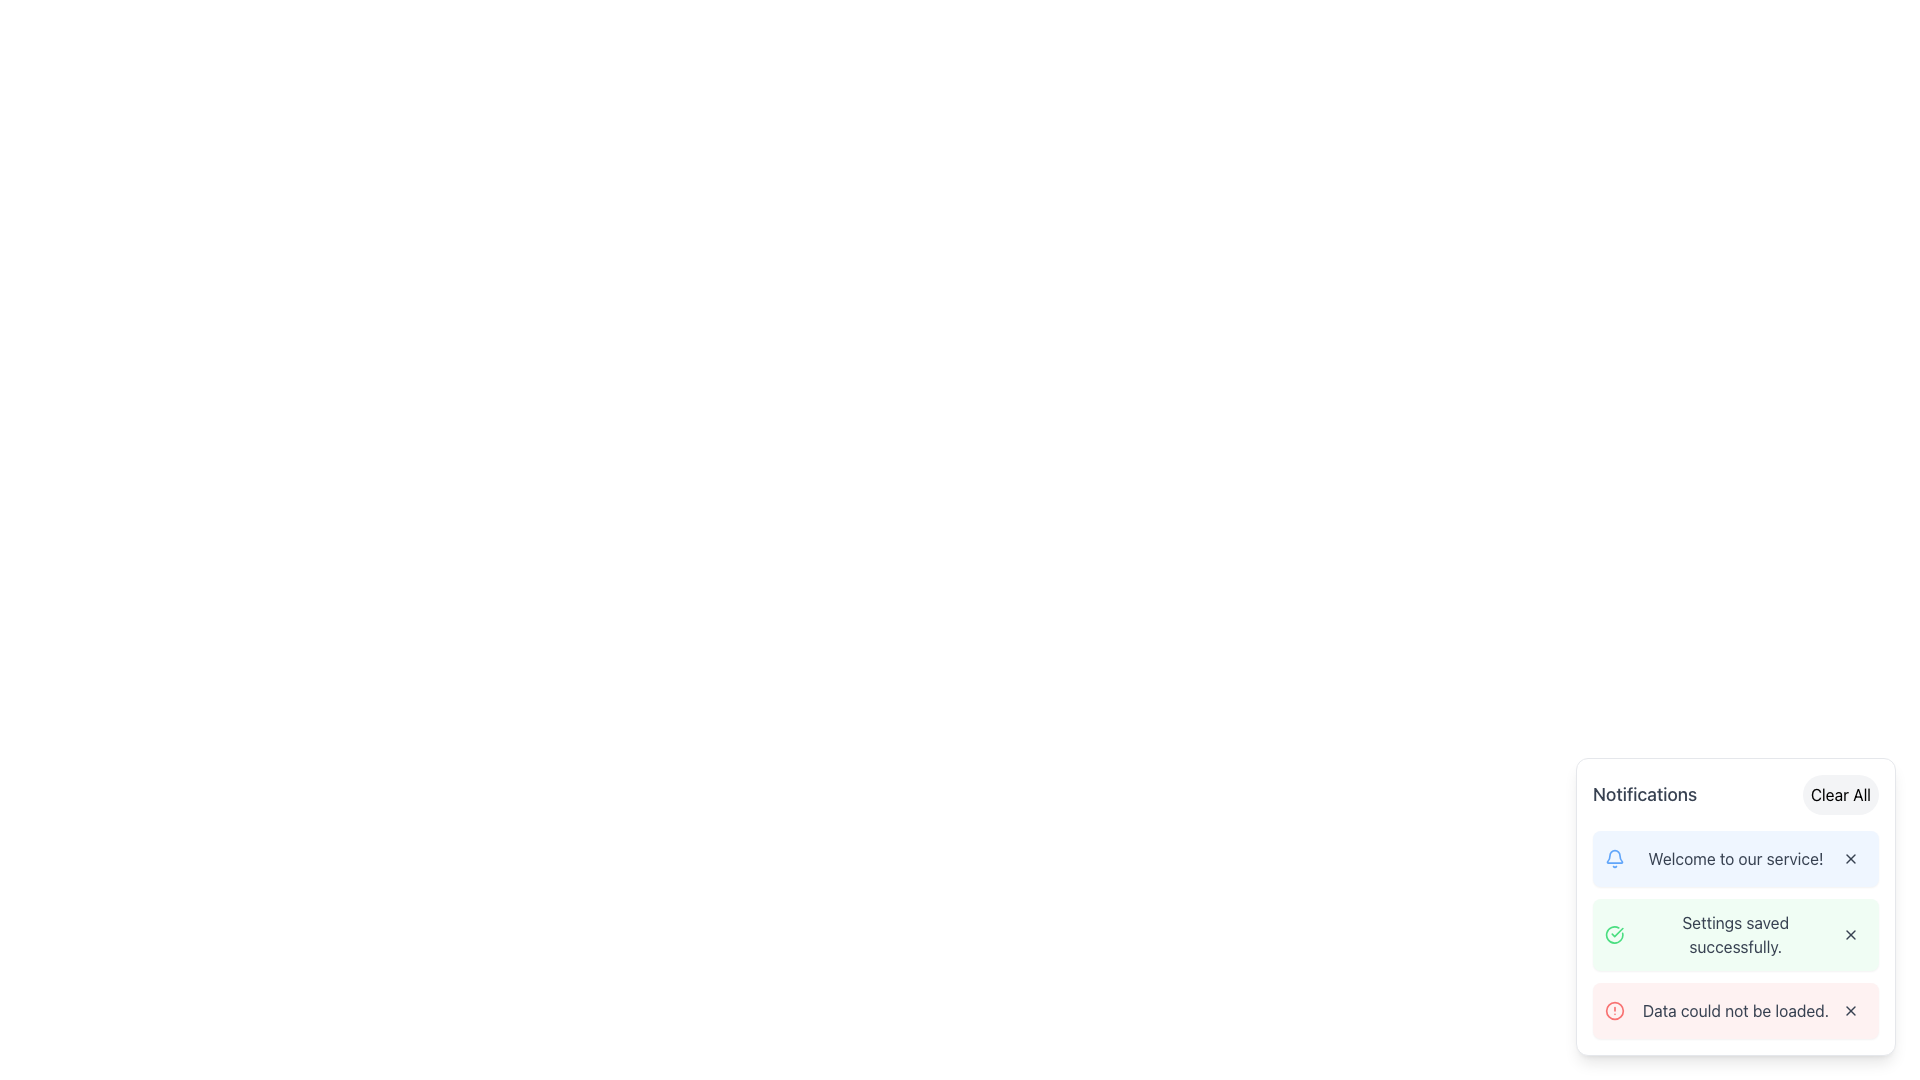 The height and width of the screenshot is (1080, 1920). Describe the element at coordinates (1734, 934) in the screenshot. I see `the status message text label that indicates settings have been saved successfully, located in the Notifications sidebar` at that location.